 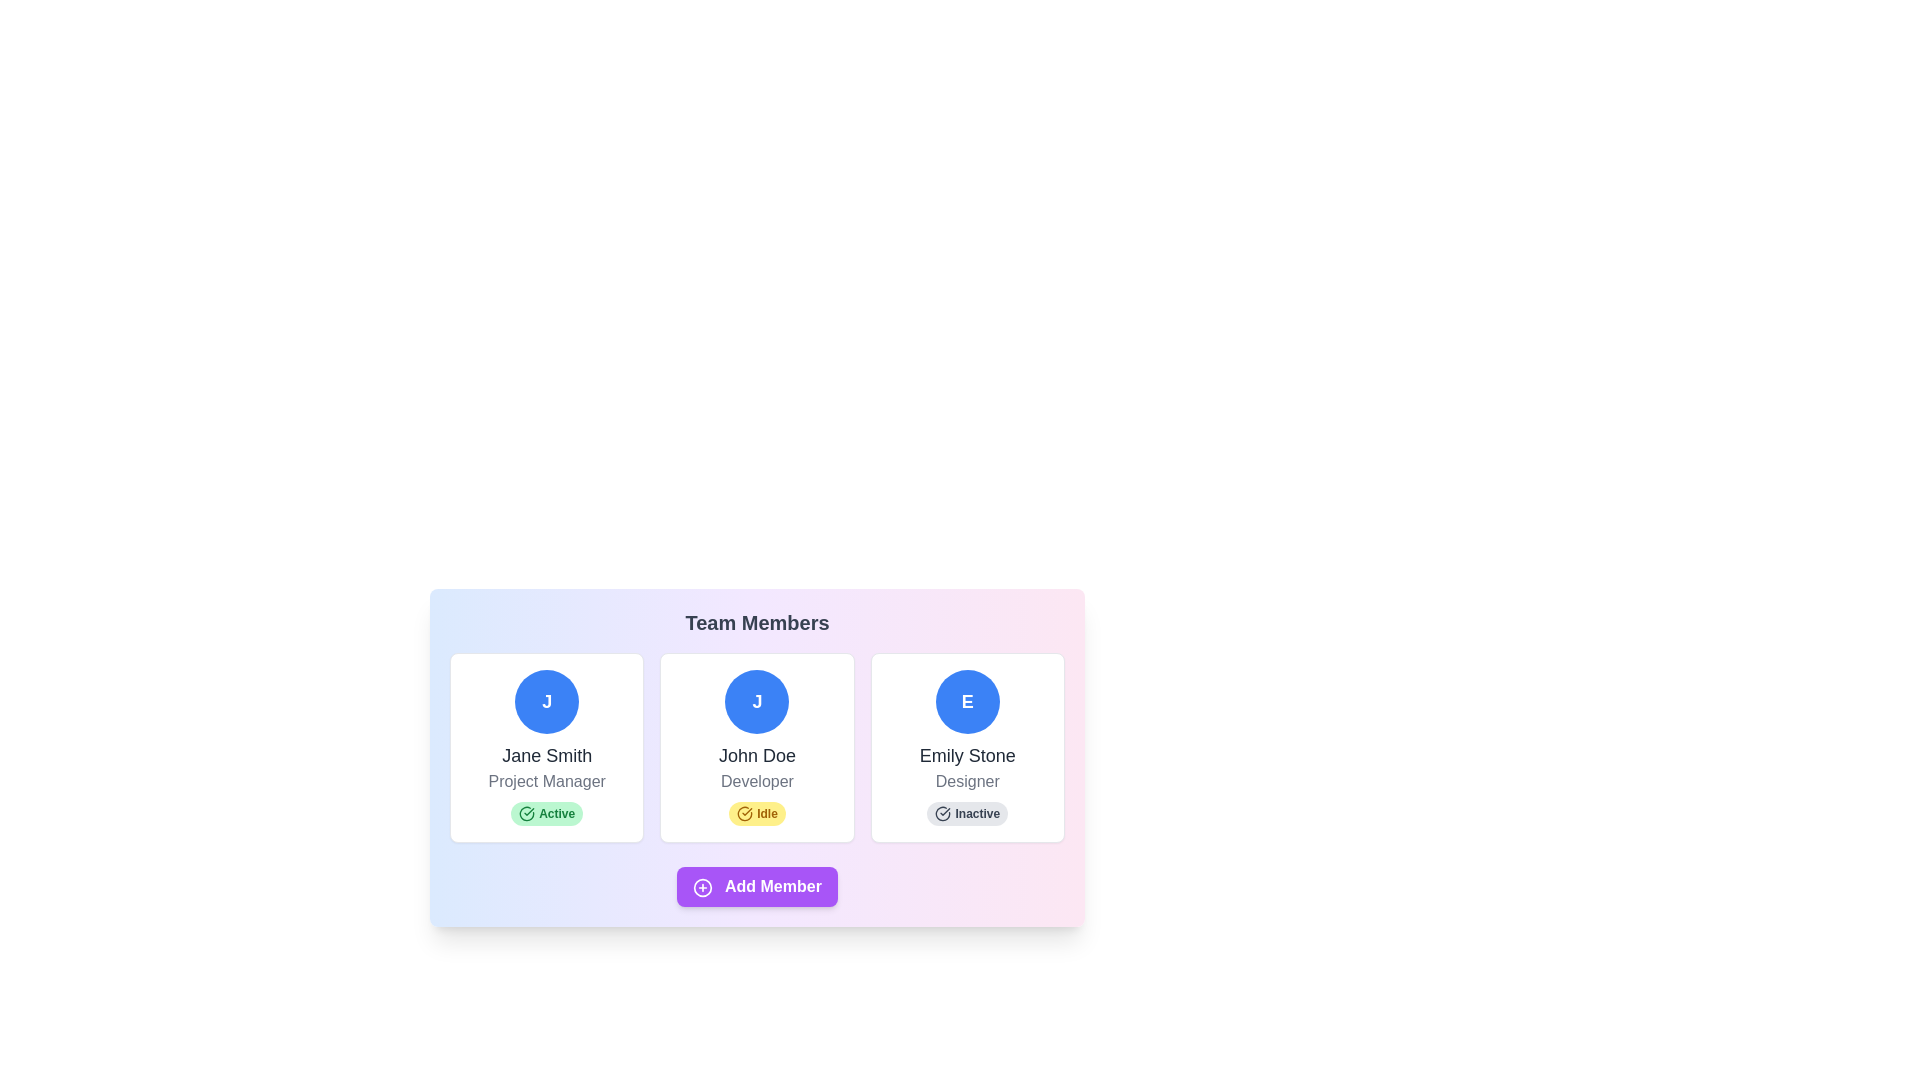 I want to click on the distinct purple button located at the bottom center of the 'Team Members' panel to visualize its hover state, so click(x=756, y=886).